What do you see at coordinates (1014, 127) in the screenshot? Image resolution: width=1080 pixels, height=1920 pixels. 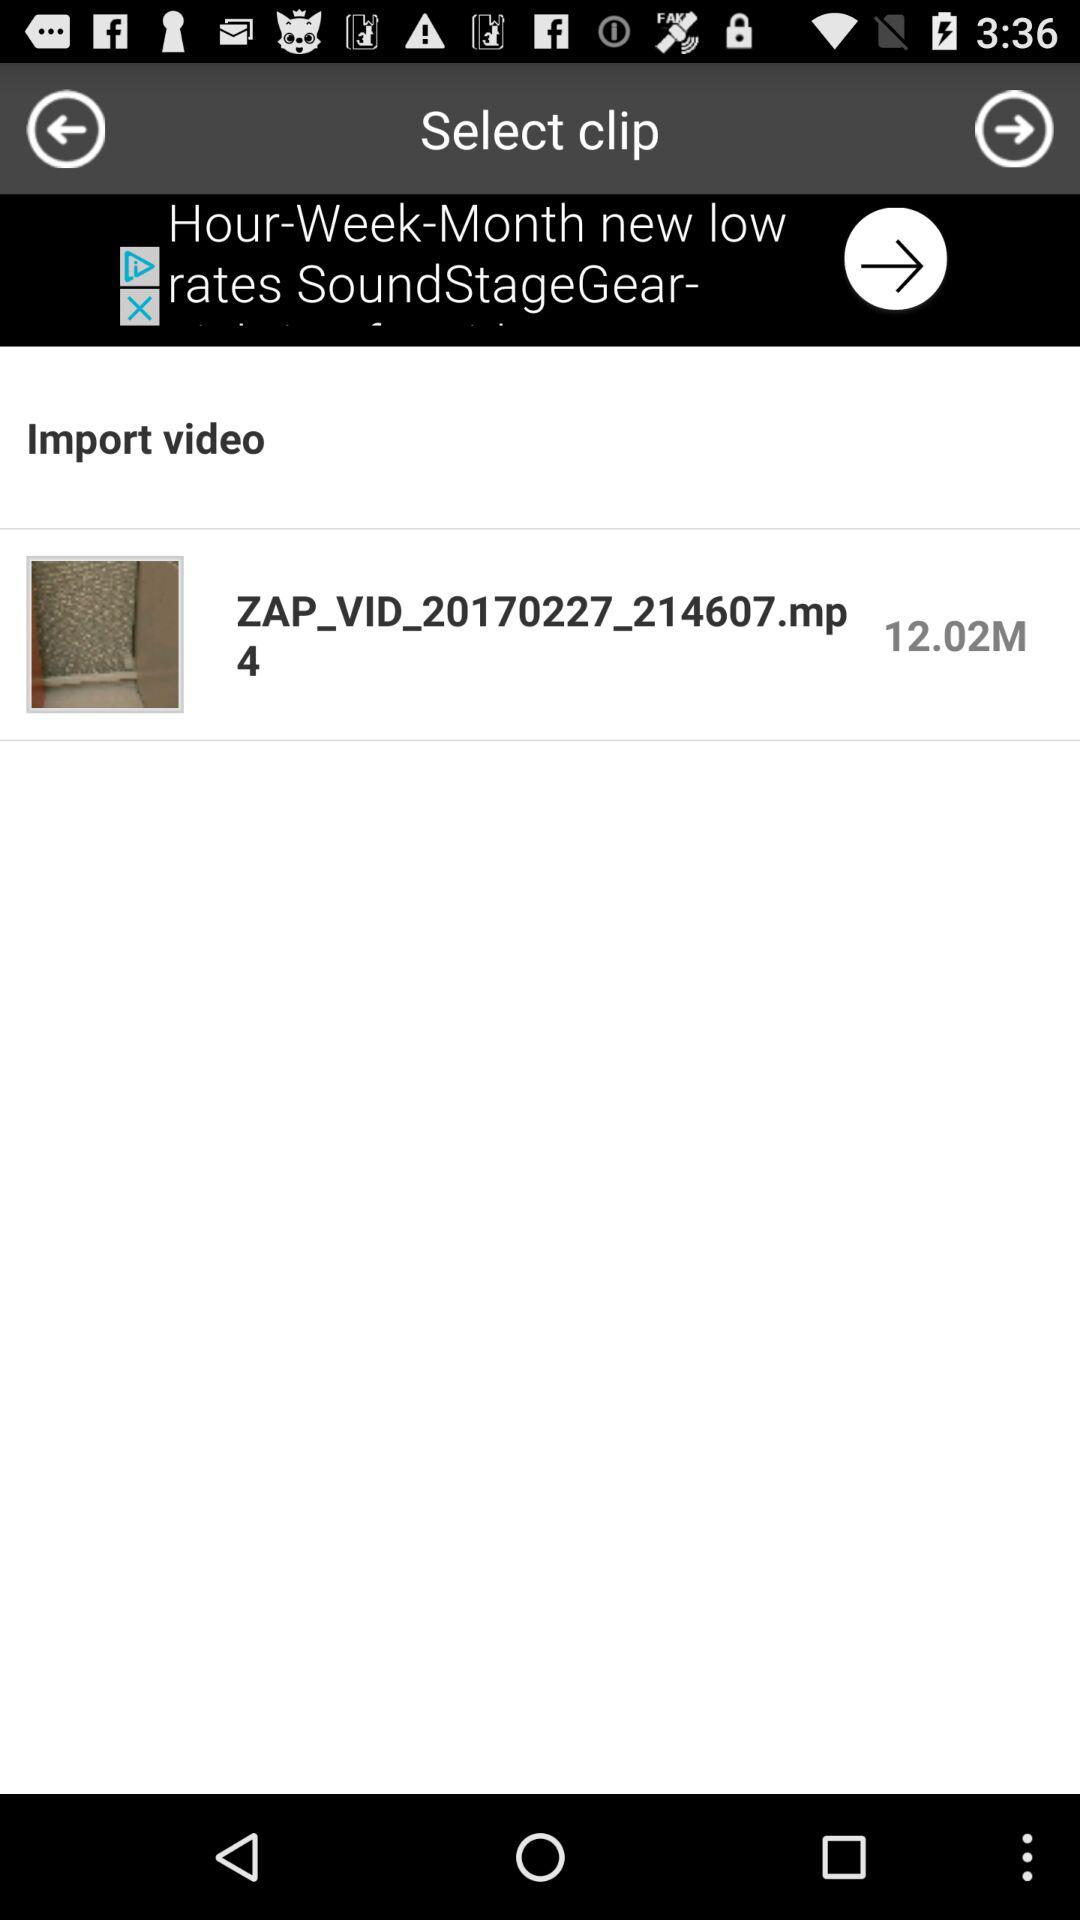 I see `the next page` at bounding box center [1014, 127].